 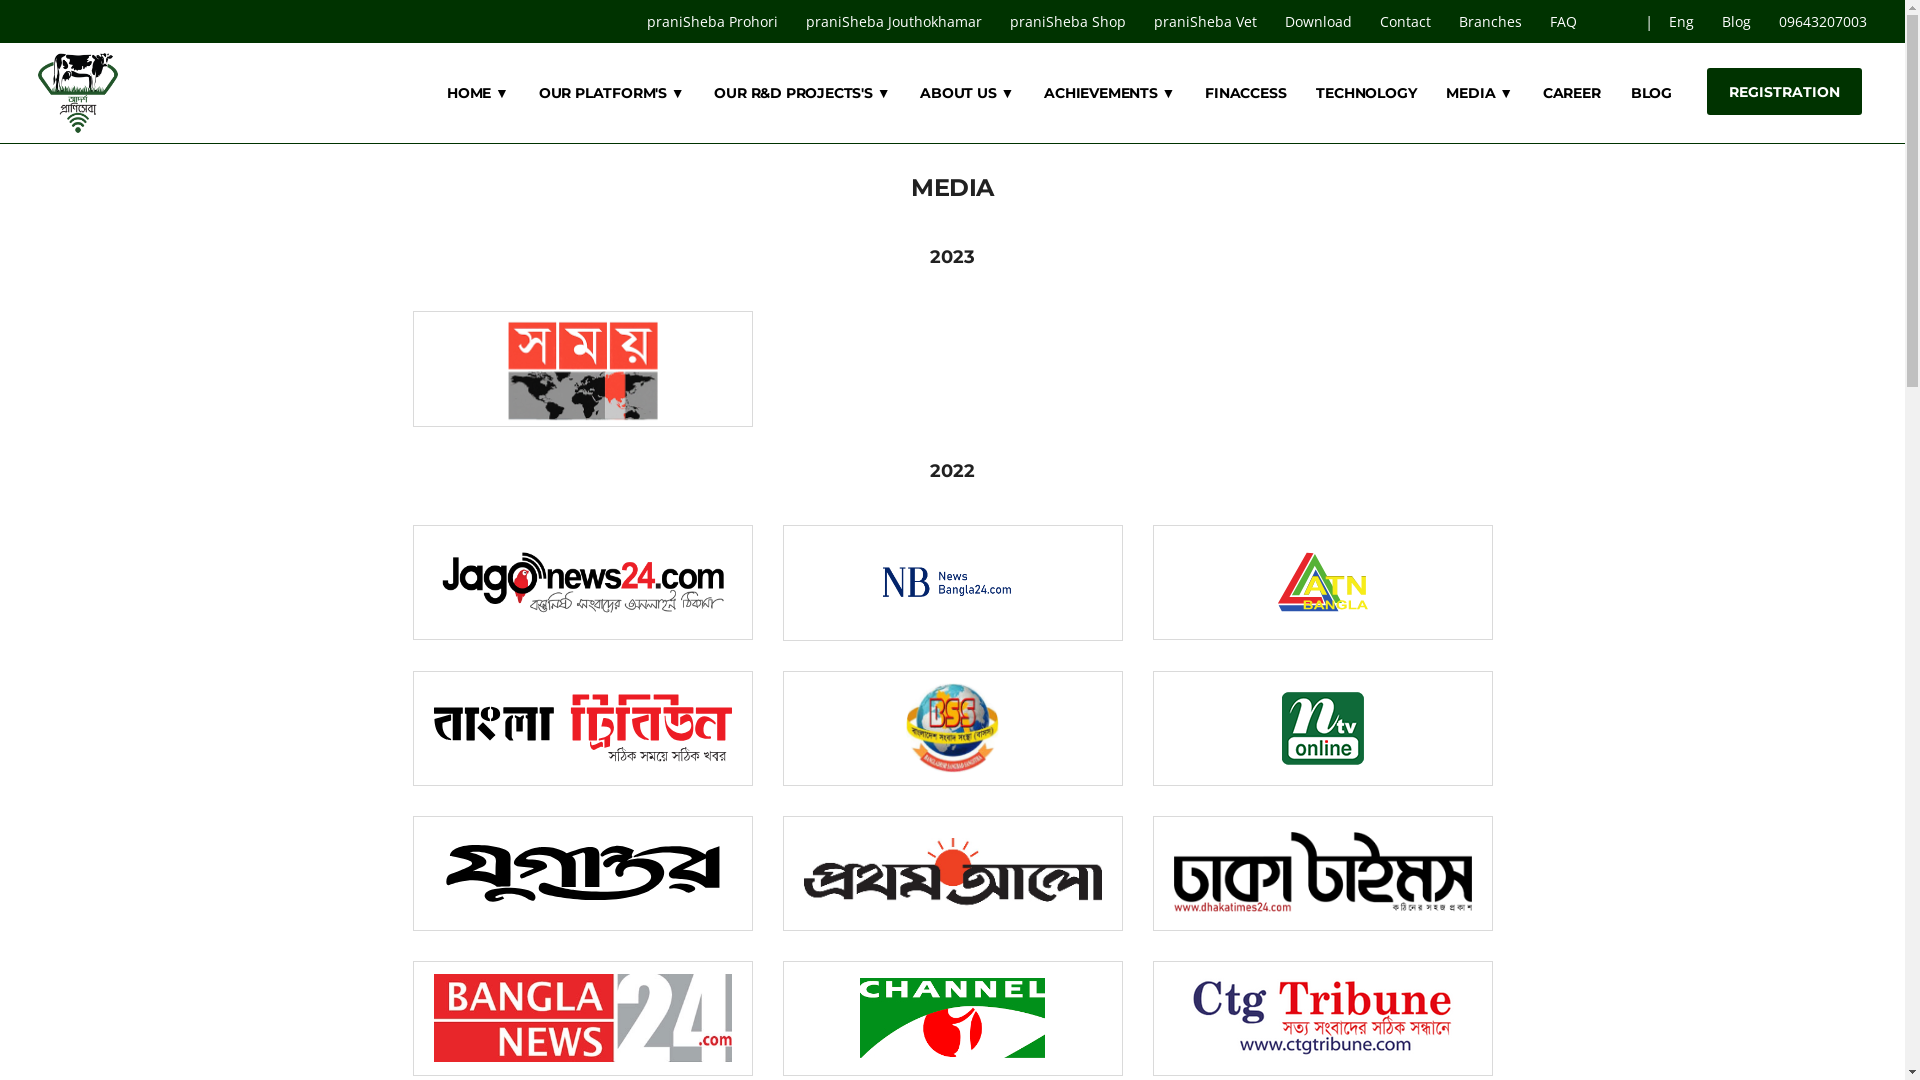 What do you see at coordinates (1492, 21) in the screenshot?
I see `'Branches'` at bounding box center [1492, 21].